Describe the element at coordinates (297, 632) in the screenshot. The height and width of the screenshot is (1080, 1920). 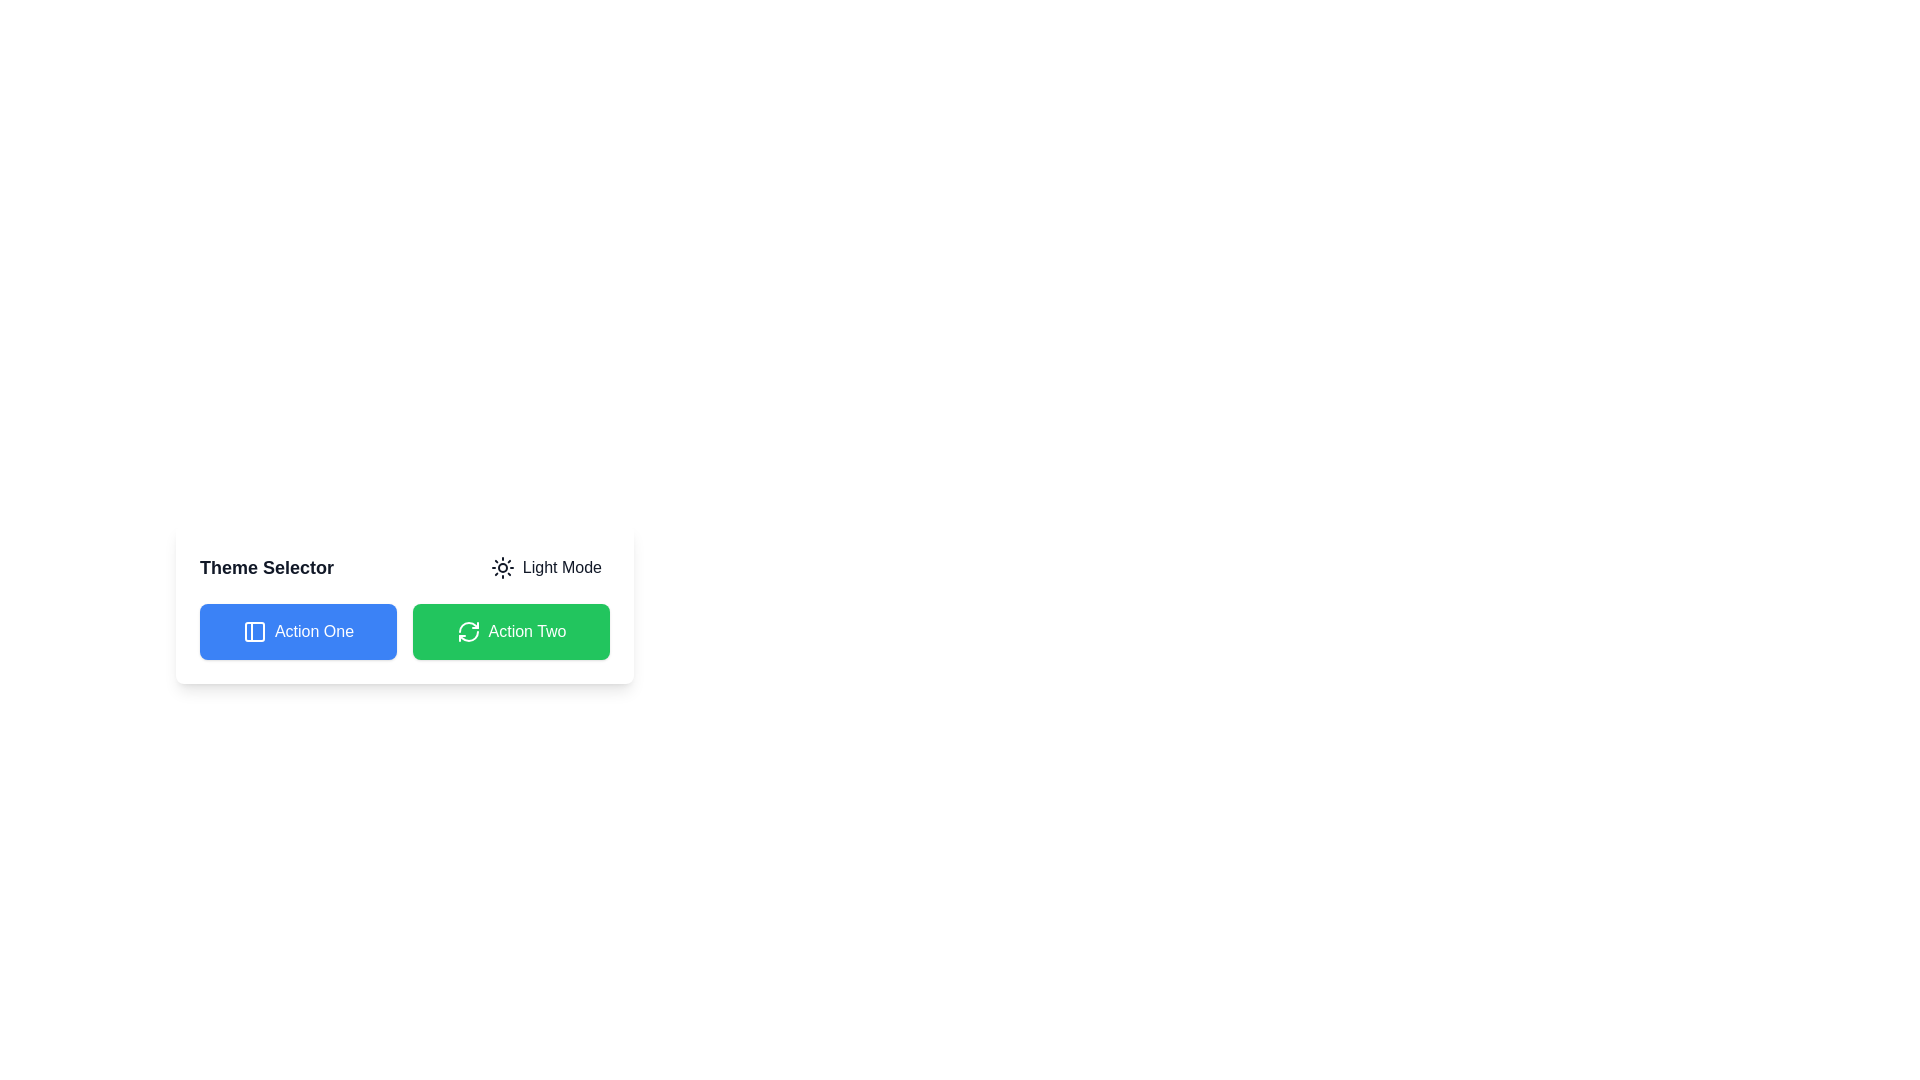
I see `the blue button labeled 'Action One'` at that location.